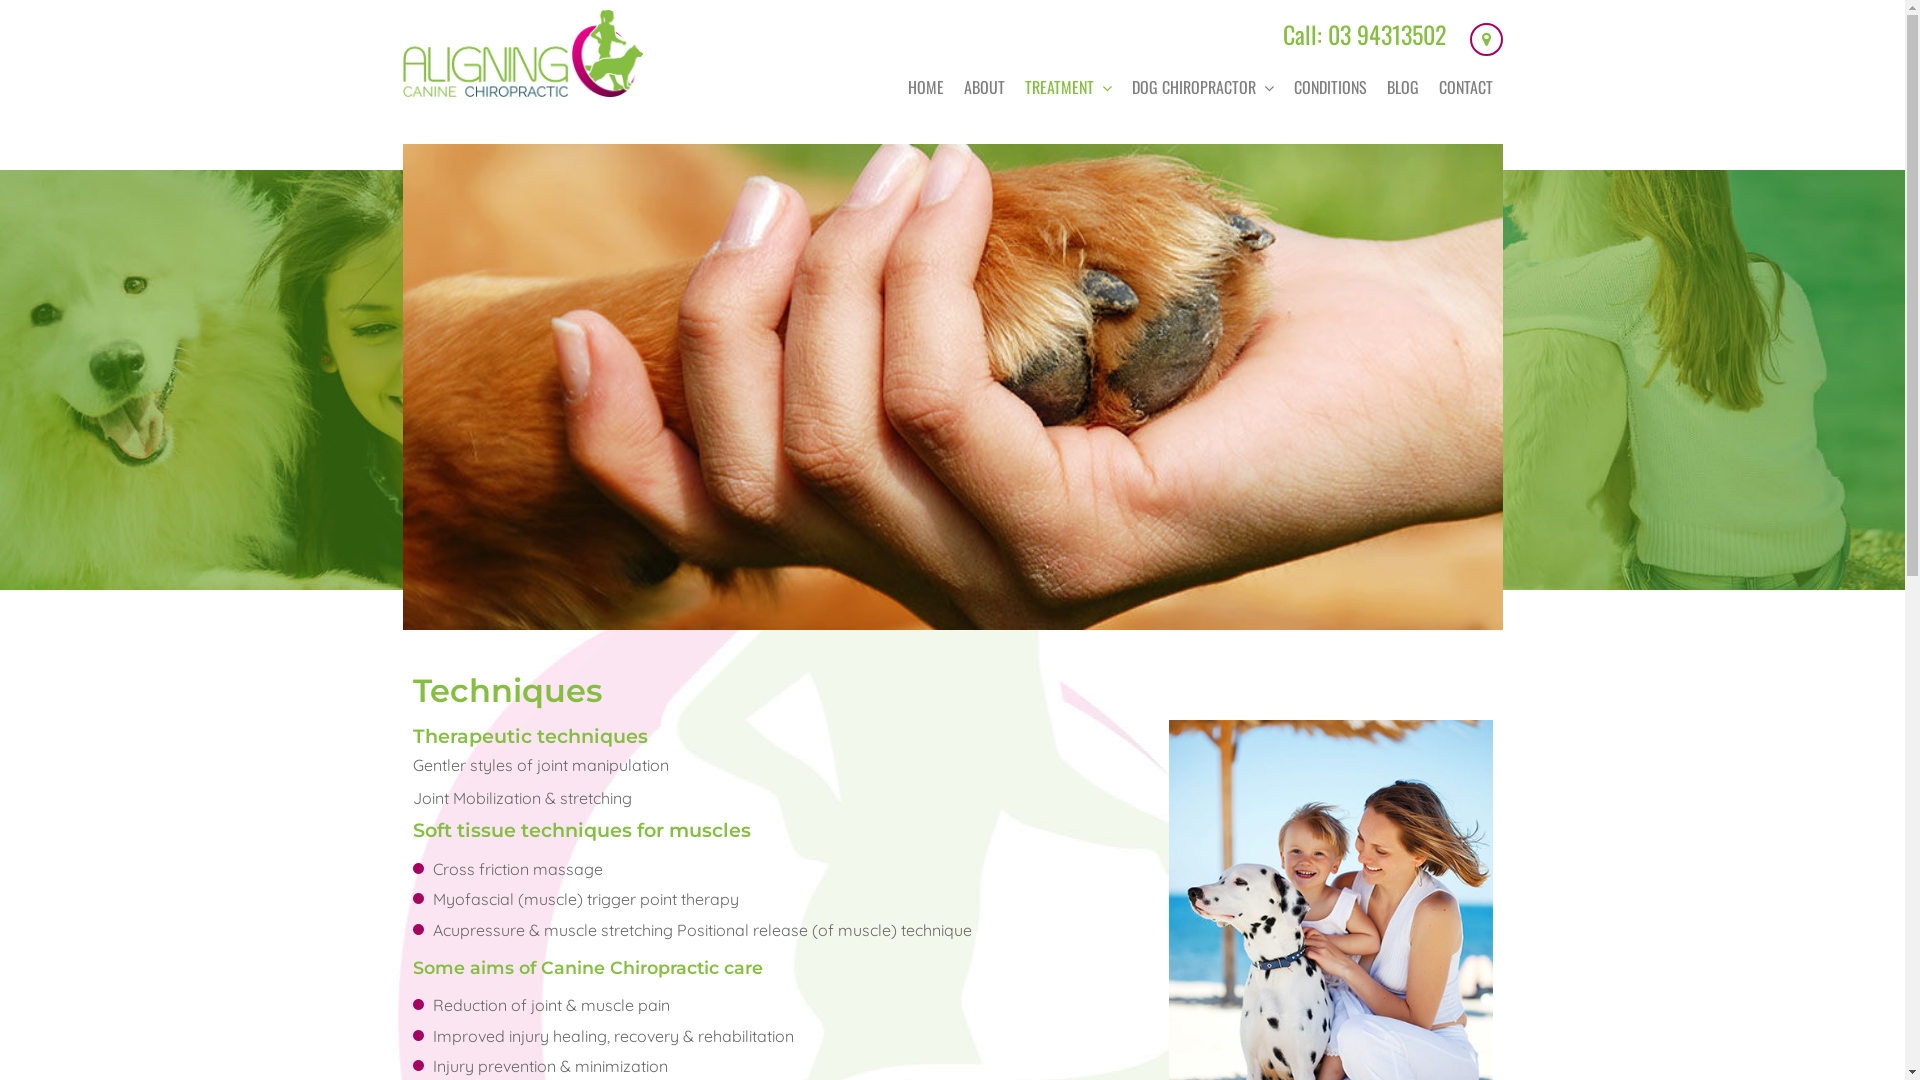 Image resolution: width=1920 pixels, height=1080 pixels. Describe the element at coordinates (925, 86) in the screenshot. I see `'HOME'` at that location.